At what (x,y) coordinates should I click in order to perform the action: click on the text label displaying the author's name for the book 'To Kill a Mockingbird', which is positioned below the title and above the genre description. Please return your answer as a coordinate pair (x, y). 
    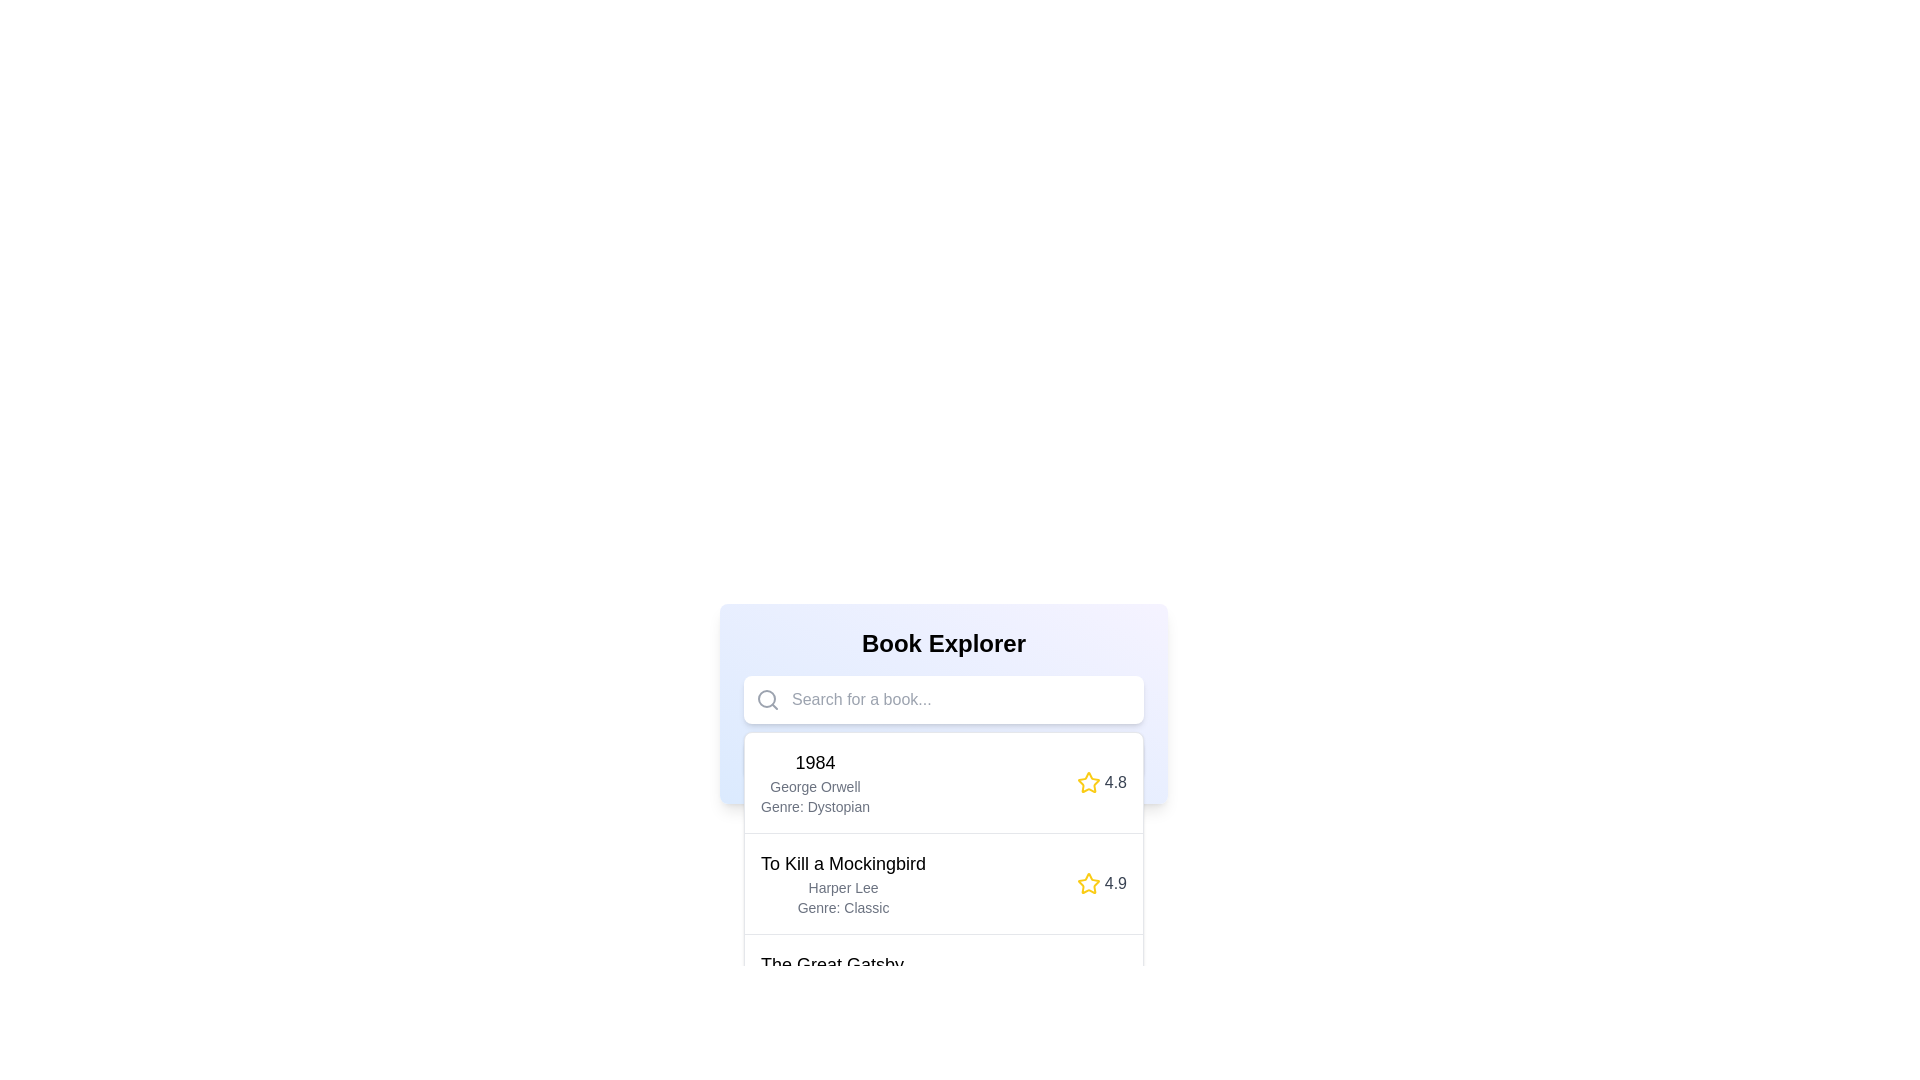
    Looking at the image, I should click on (843, 886).